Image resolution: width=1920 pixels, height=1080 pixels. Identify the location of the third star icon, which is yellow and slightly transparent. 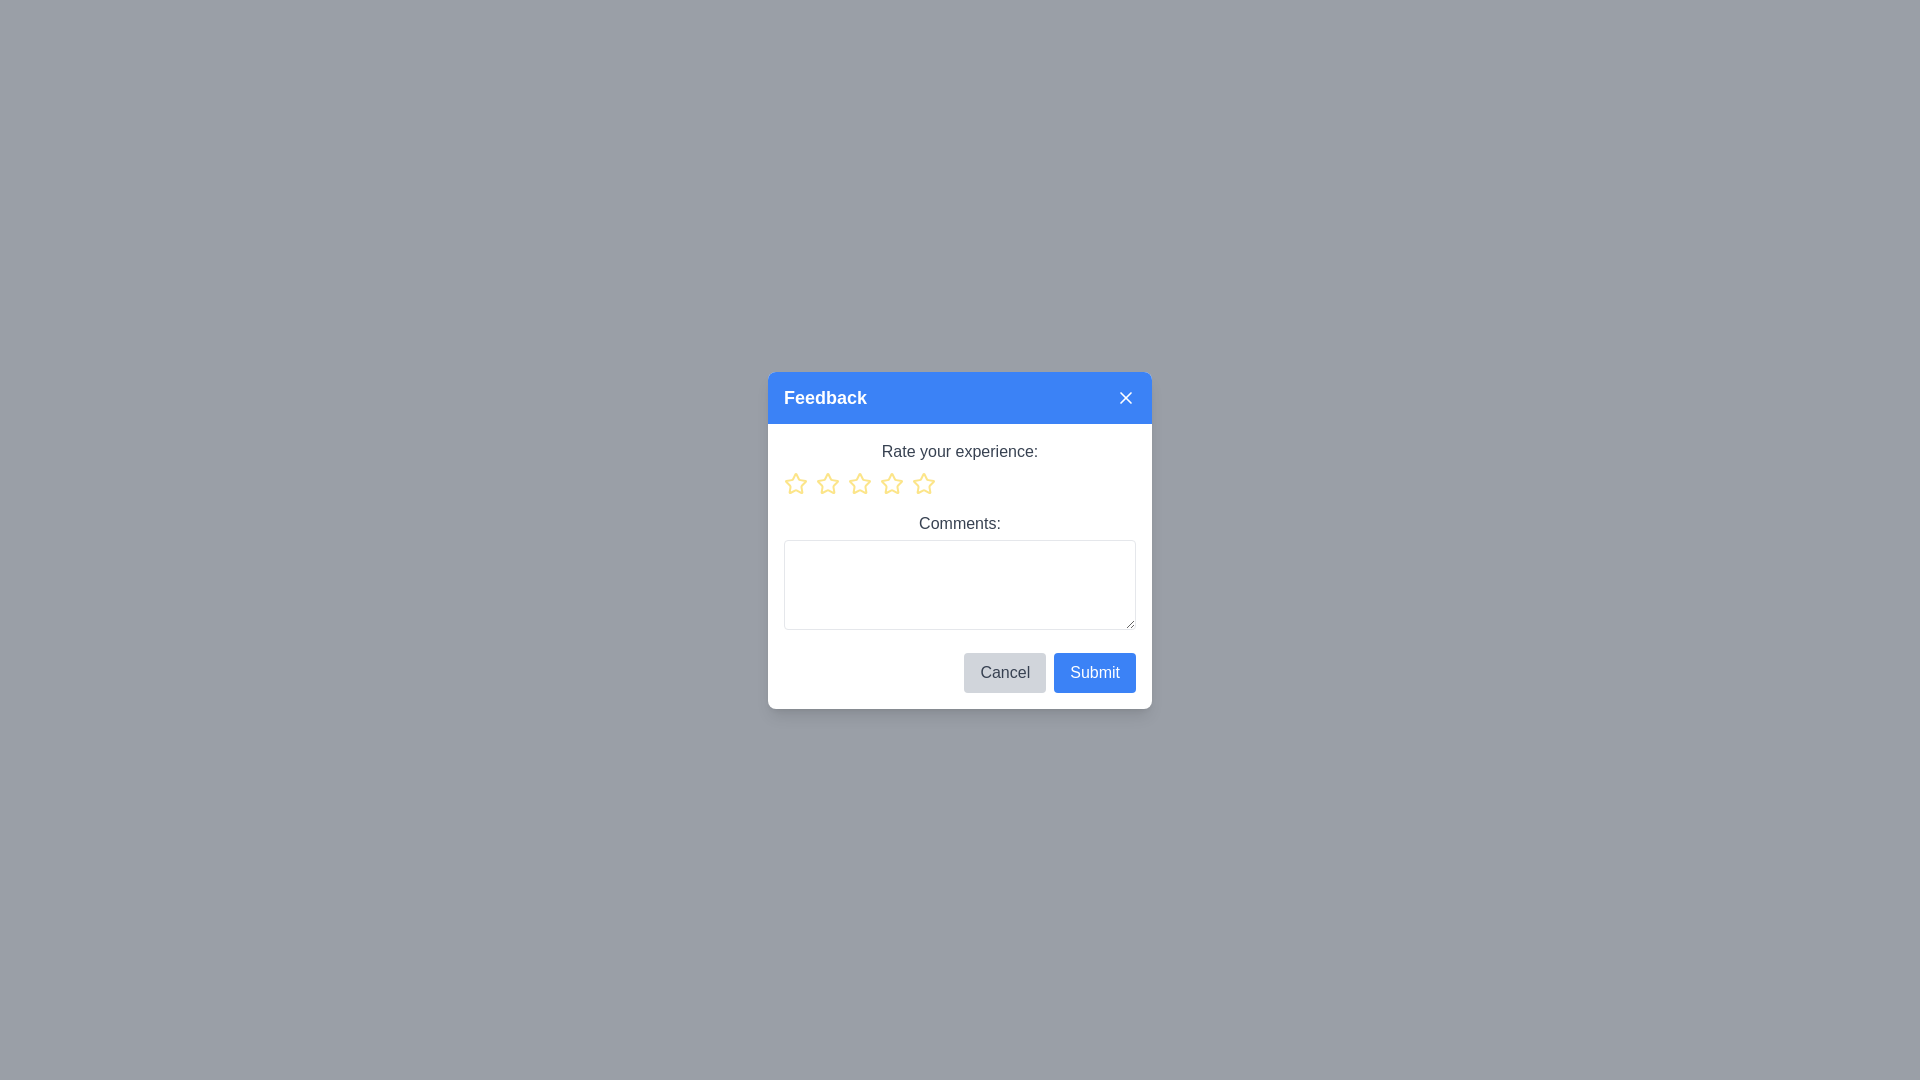
(859, 483).